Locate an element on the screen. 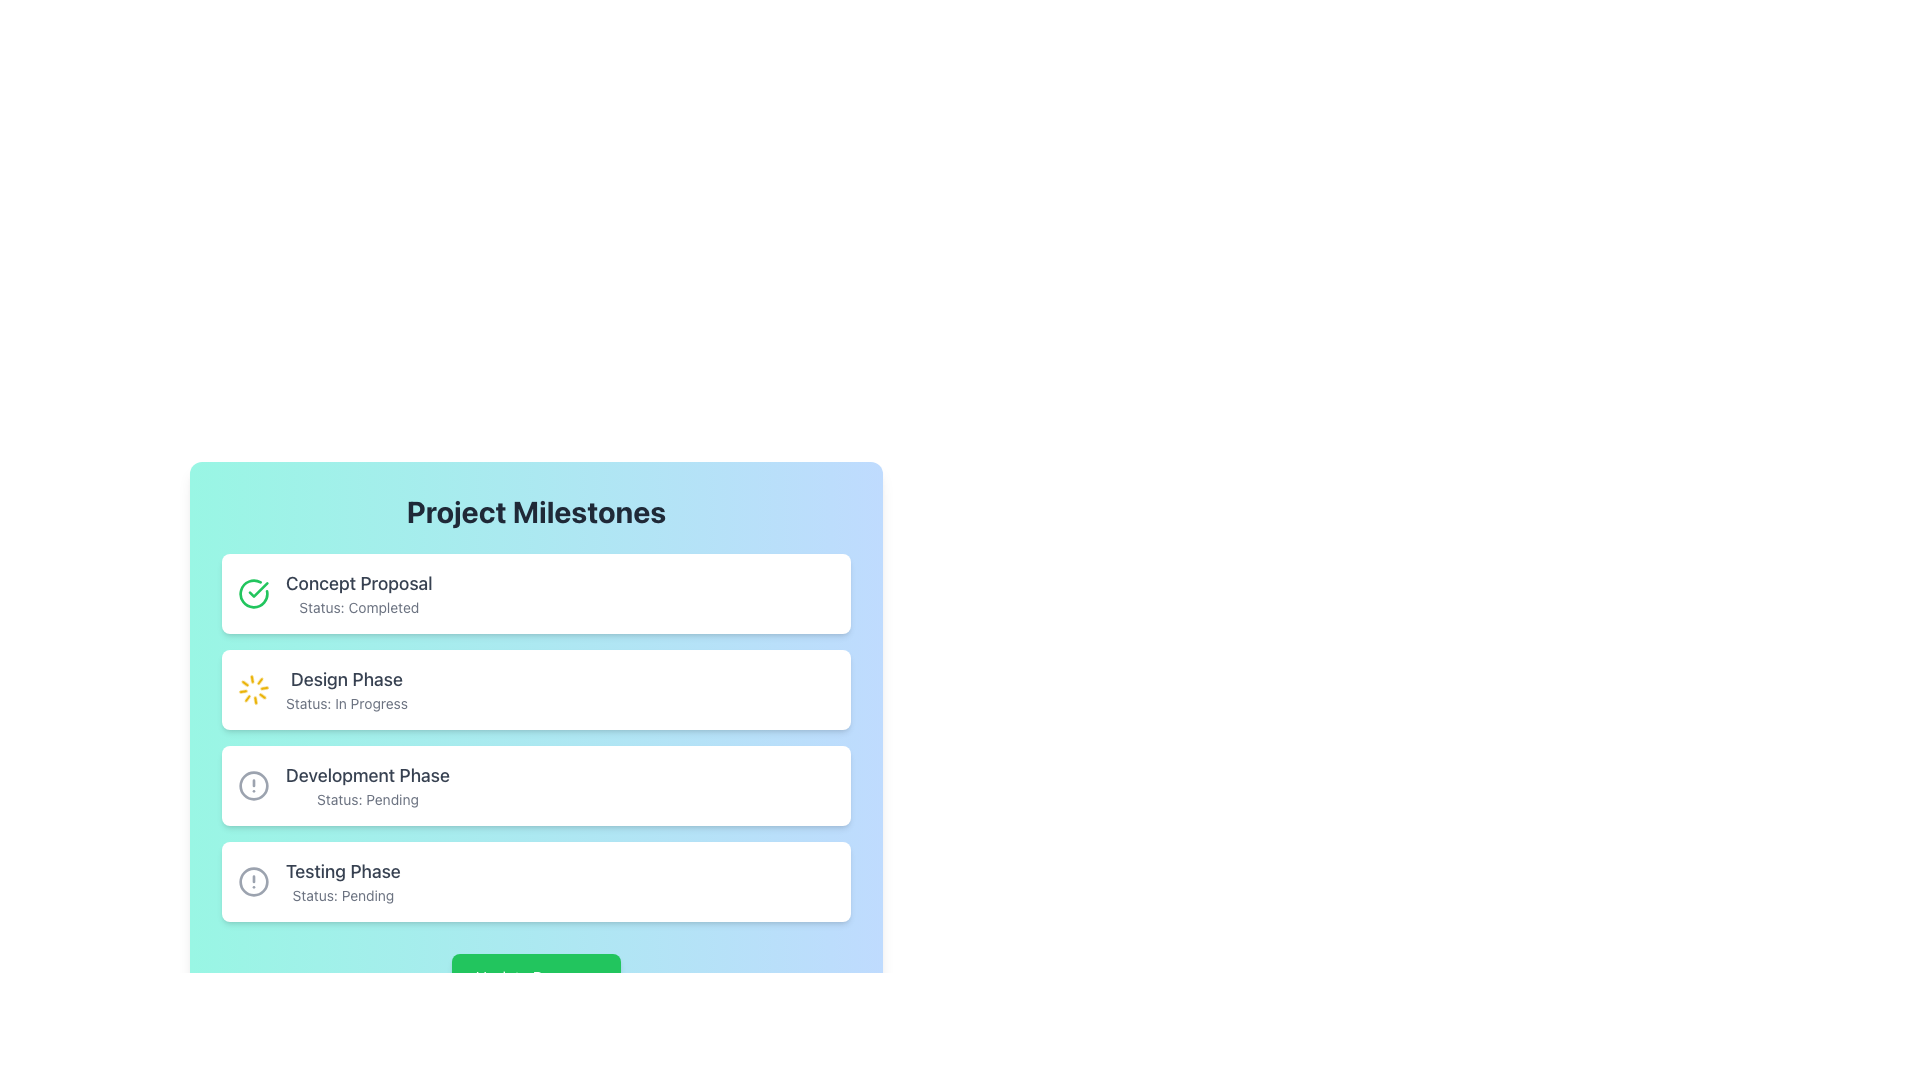 The image size is (1920, 1080). the Text Label that serves as the title for the 'Design Phase' milestone, which is positioned in the second milestone box from the top, aligned to the left above 'Status: In Progress' is located at coordinates (346, 678).